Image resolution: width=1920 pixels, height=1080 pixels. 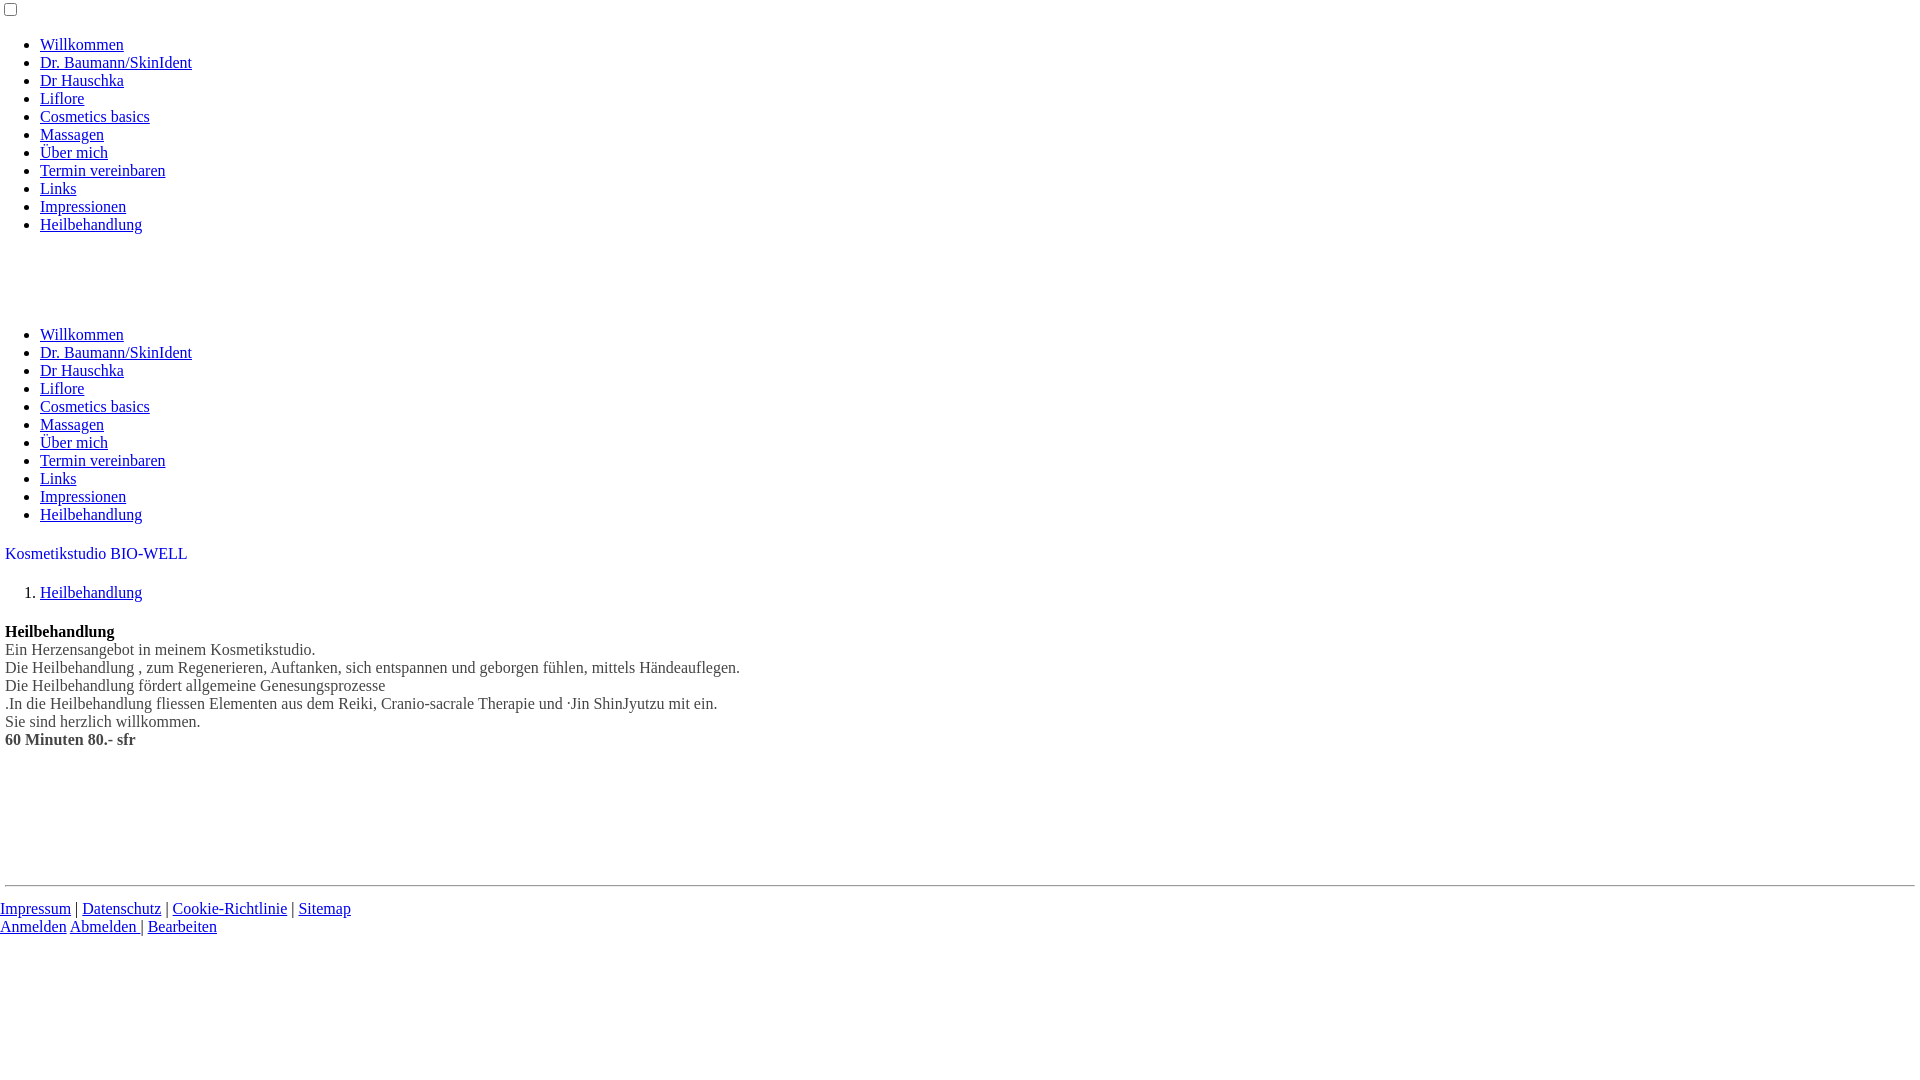 I want to click on 'Dr. Baumann/SkinIdent', so click(x=114, y=61).